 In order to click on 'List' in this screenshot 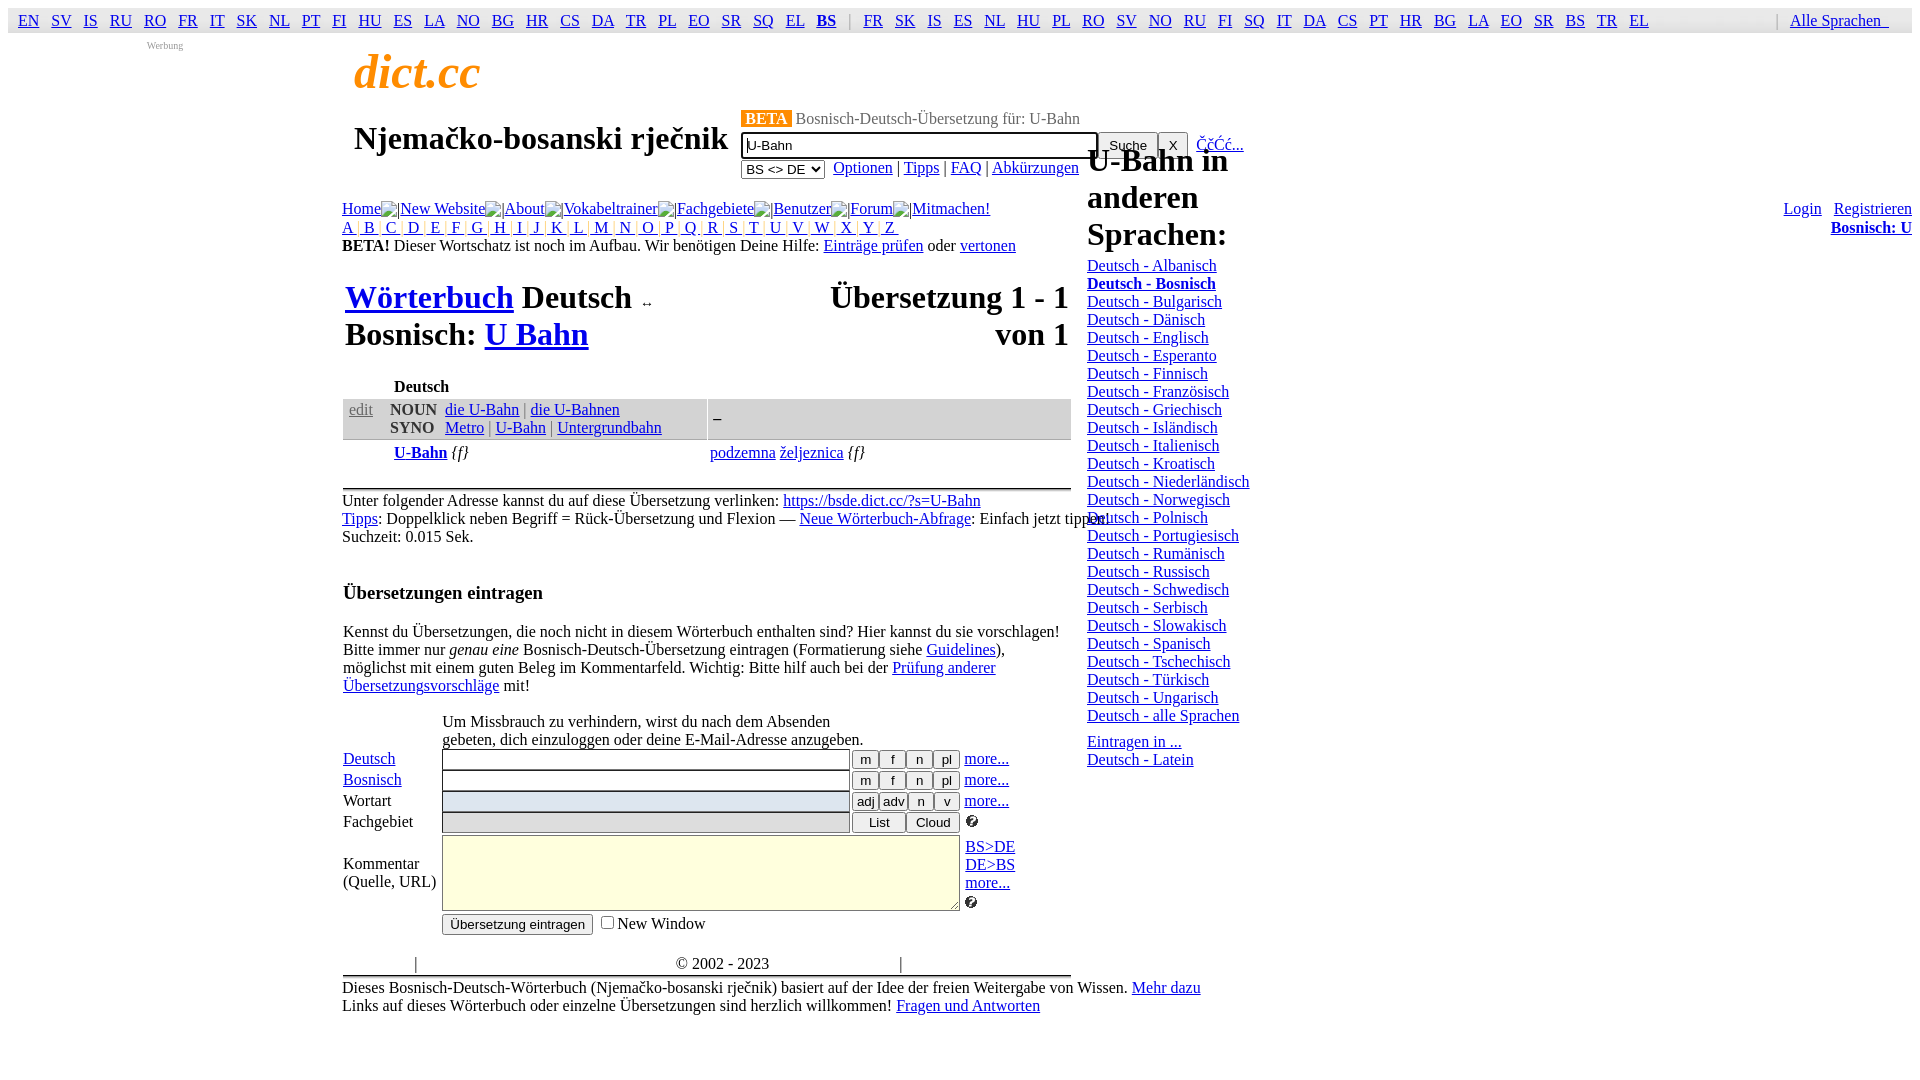, I will do `click(878, 822)`.